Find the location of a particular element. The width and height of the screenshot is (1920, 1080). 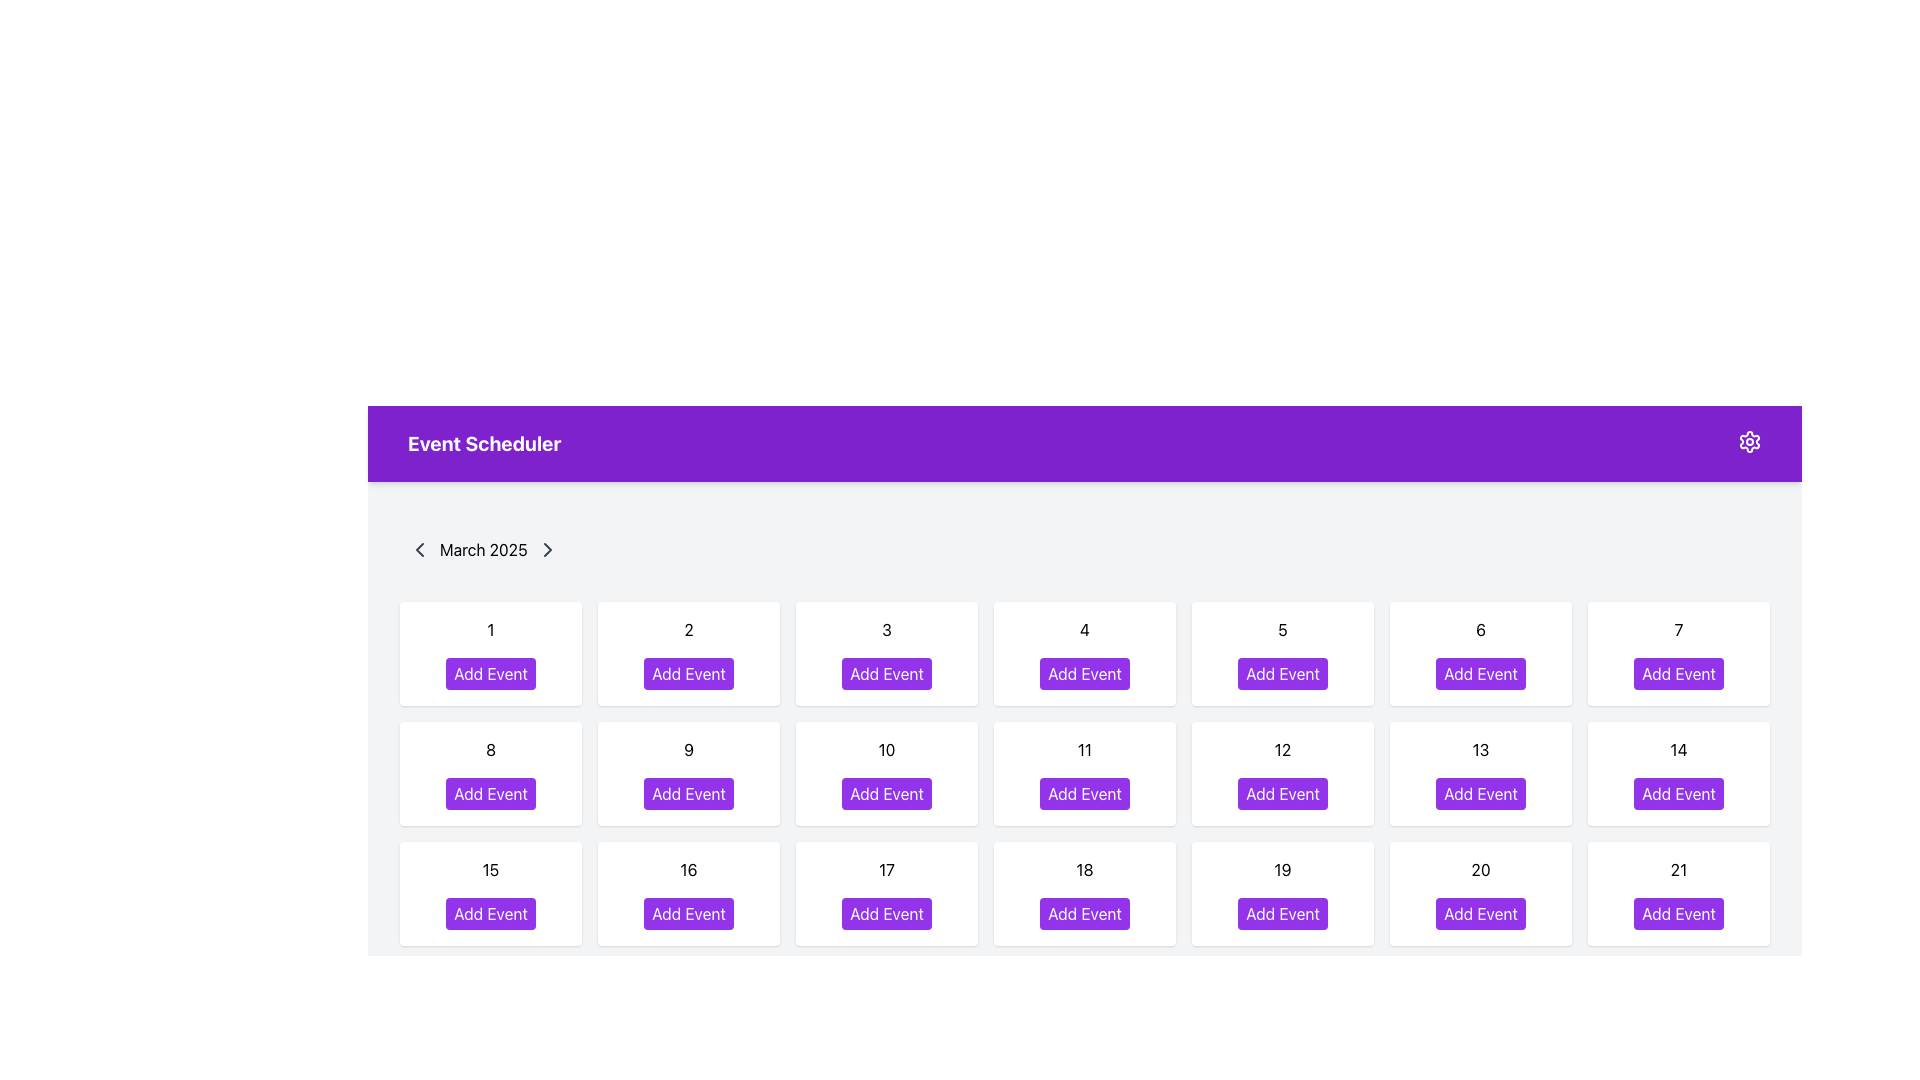

the right-facing chevron arrow icon located beside the 'March 2025' text is located at coordinates (547, 550).